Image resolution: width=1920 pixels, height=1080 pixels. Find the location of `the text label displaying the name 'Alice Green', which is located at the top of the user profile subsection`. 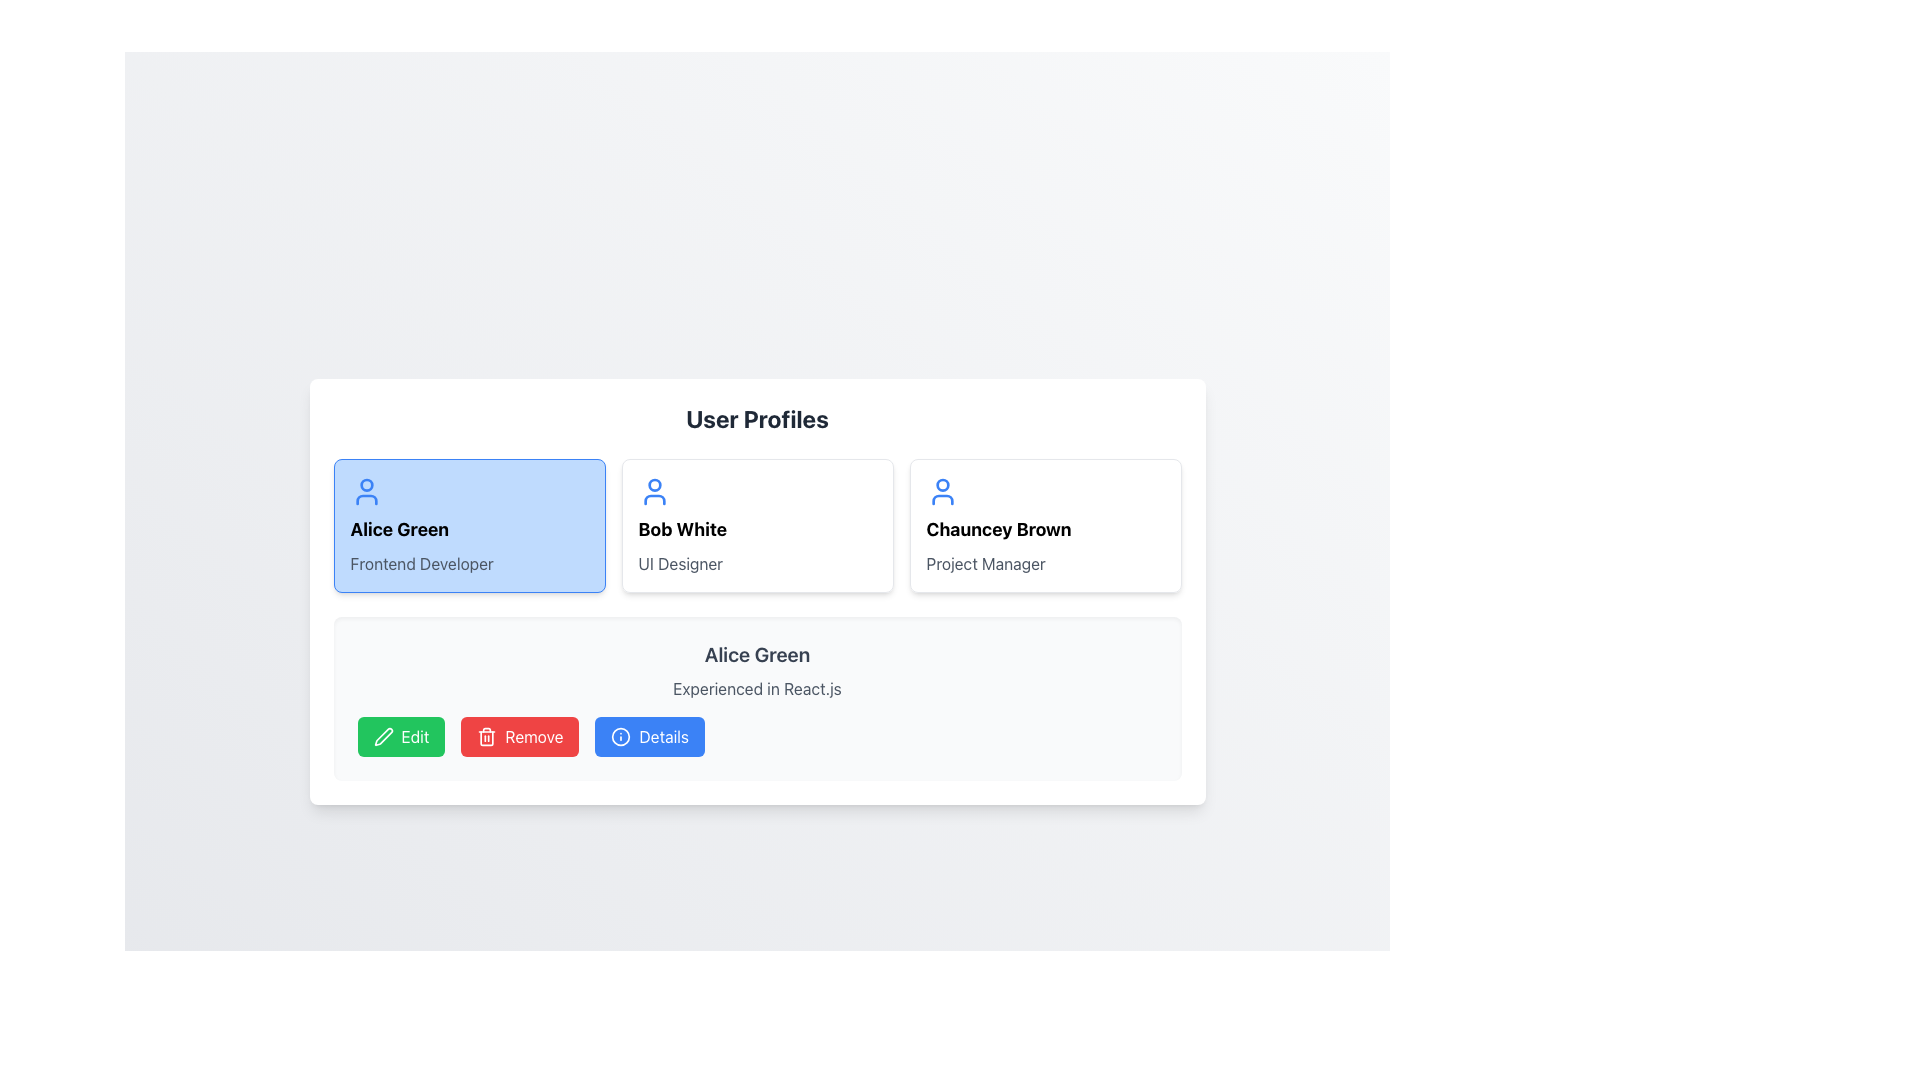

the text label displaying the name 'Alice Green', which is located at the top of the user profile subsection is located at coordinates (756, 655).